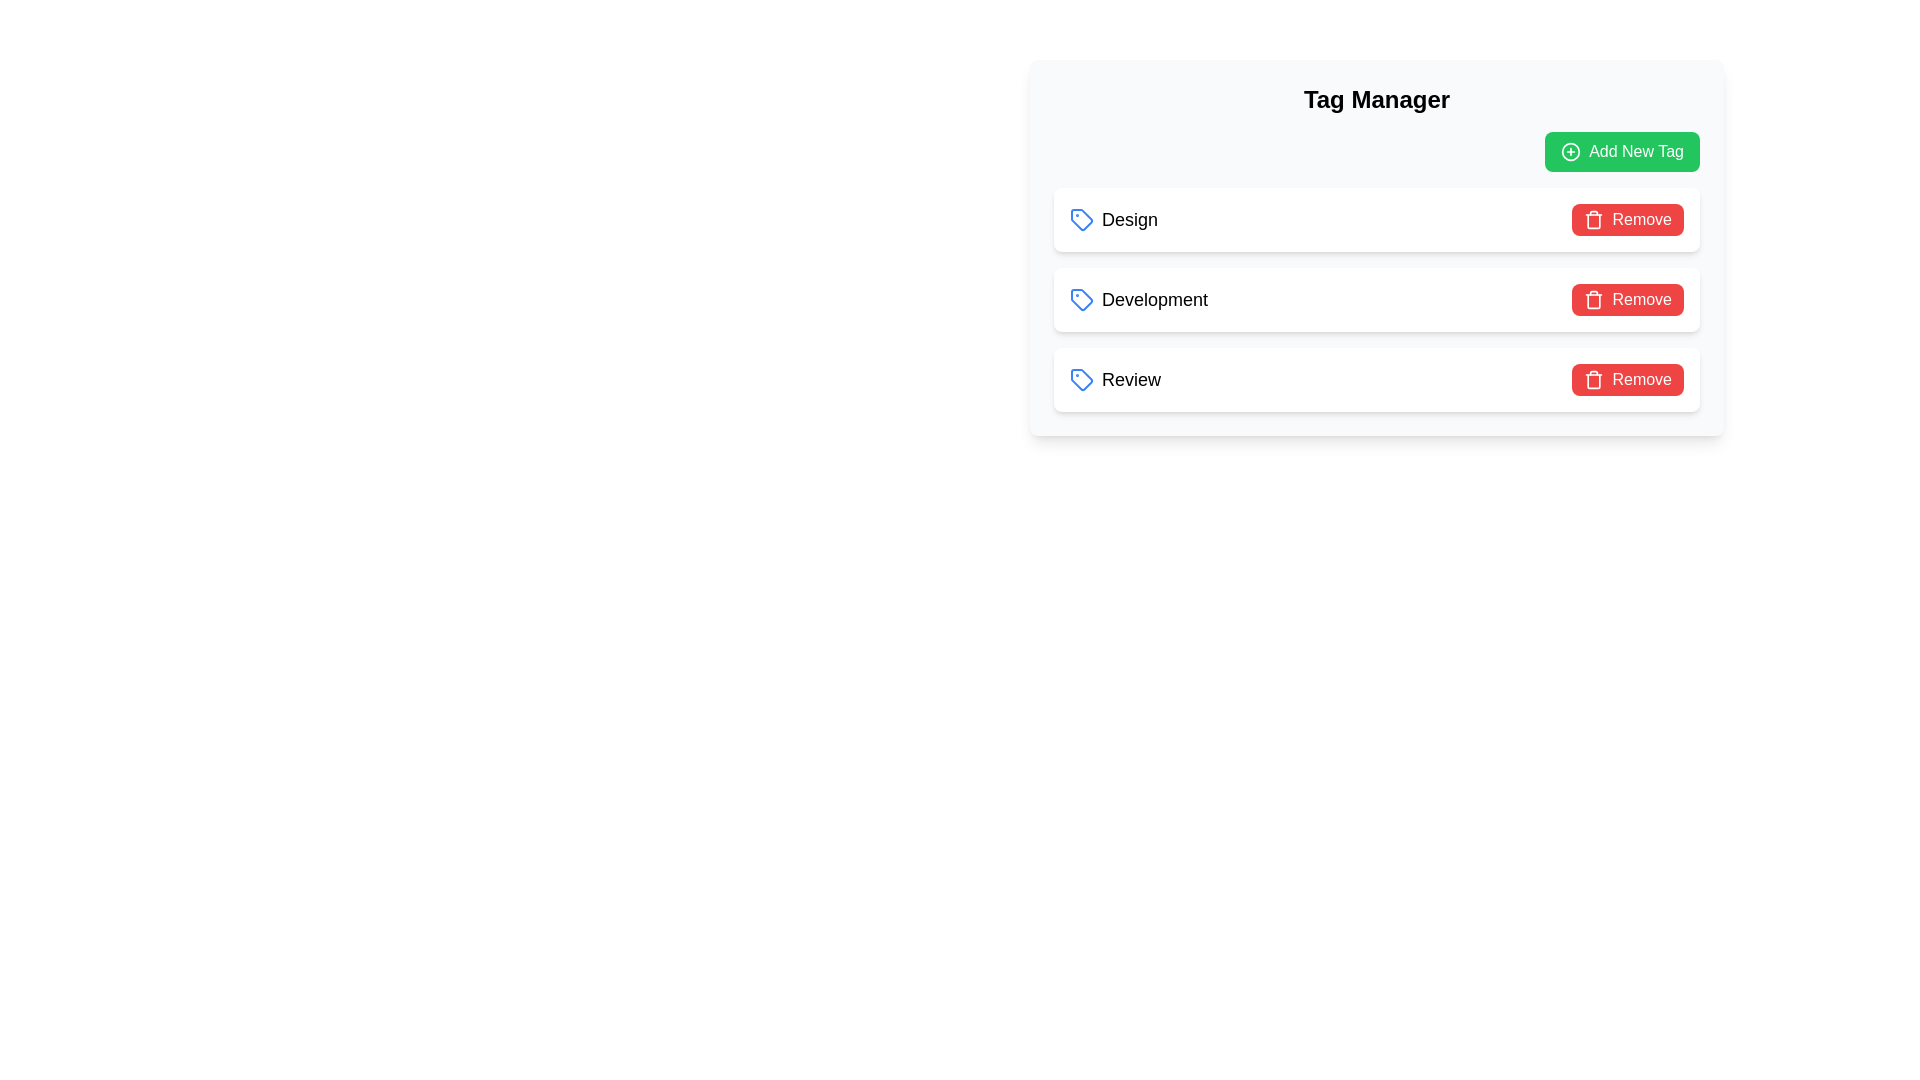 This screenshot has width=1920, height=1080. Describe the element at coordinates (1593, 380) in the screenshot. I see `the 'Remove' icon with a red background located to the right of the 'Design' tag in the vertical list of tags to potentially see a tooltip` at that location.